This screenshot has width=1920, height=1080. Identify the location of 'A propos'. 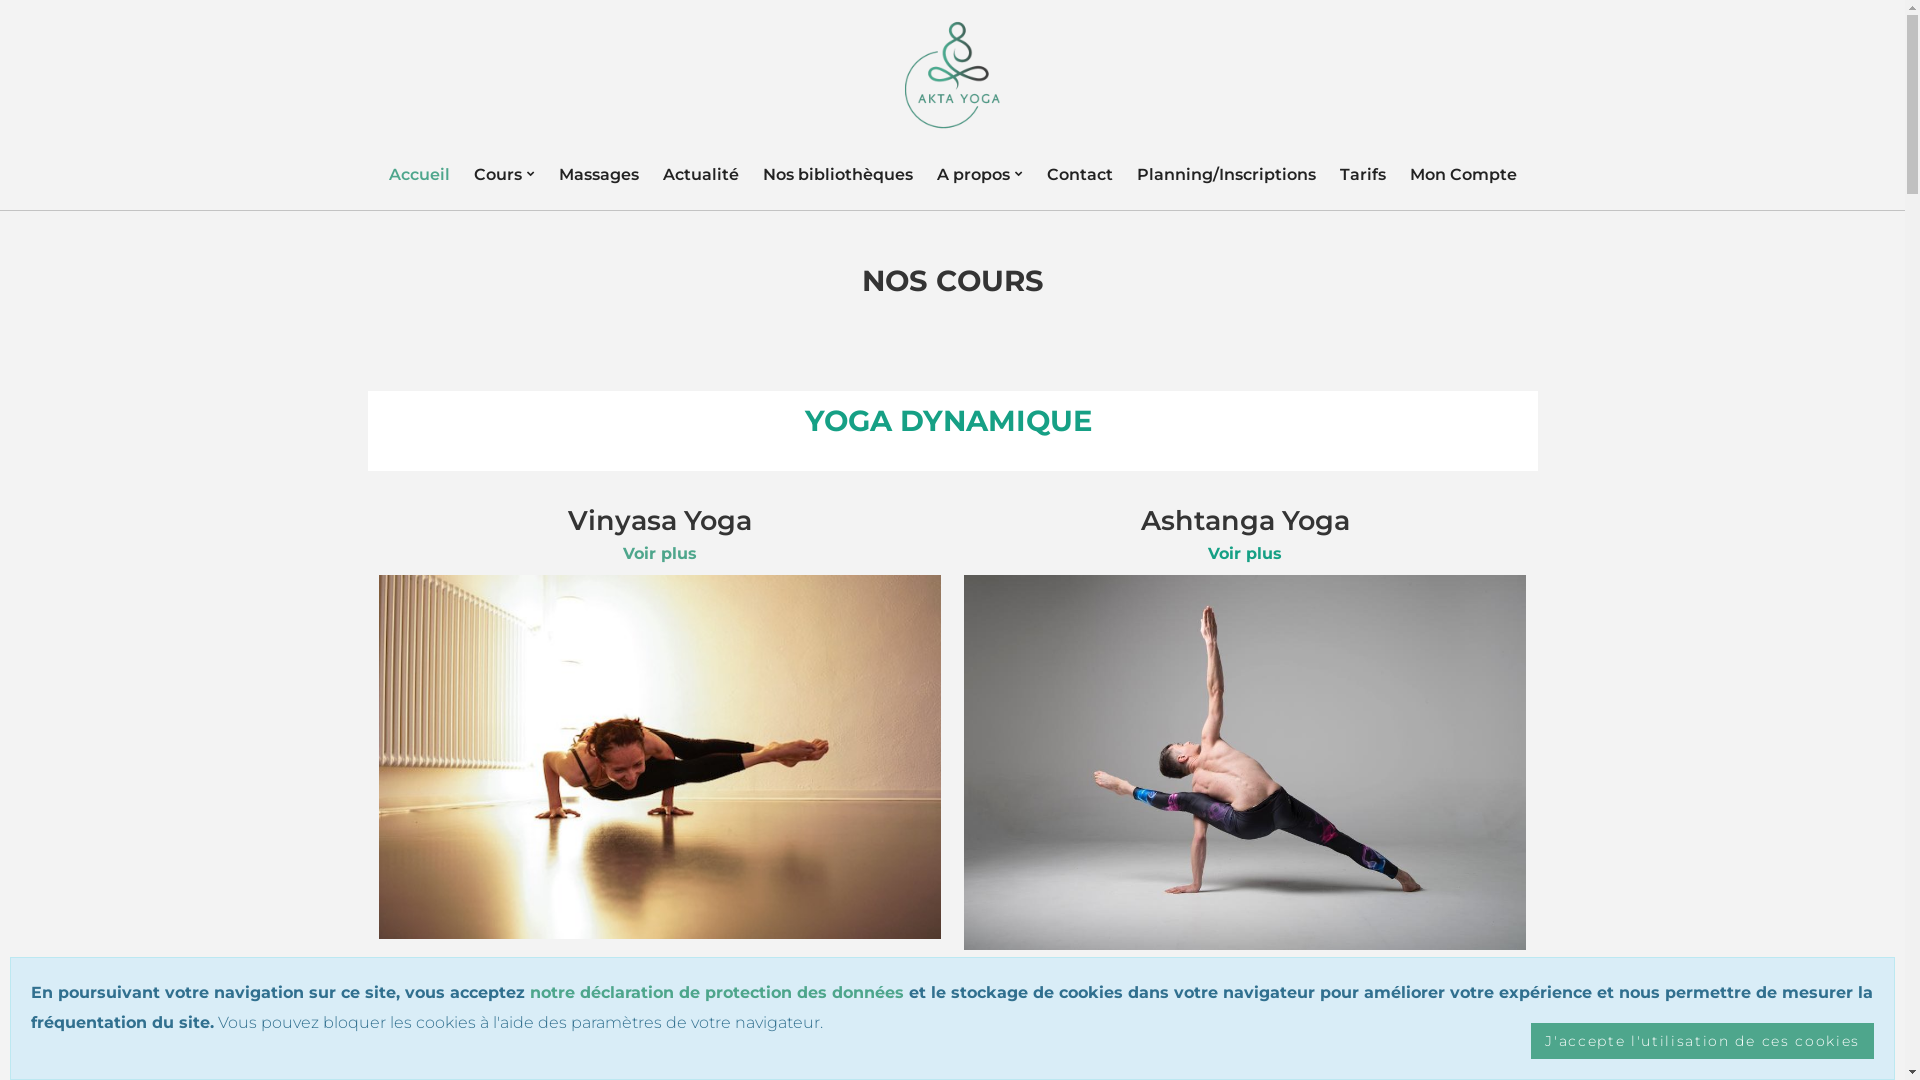
(979, 173).